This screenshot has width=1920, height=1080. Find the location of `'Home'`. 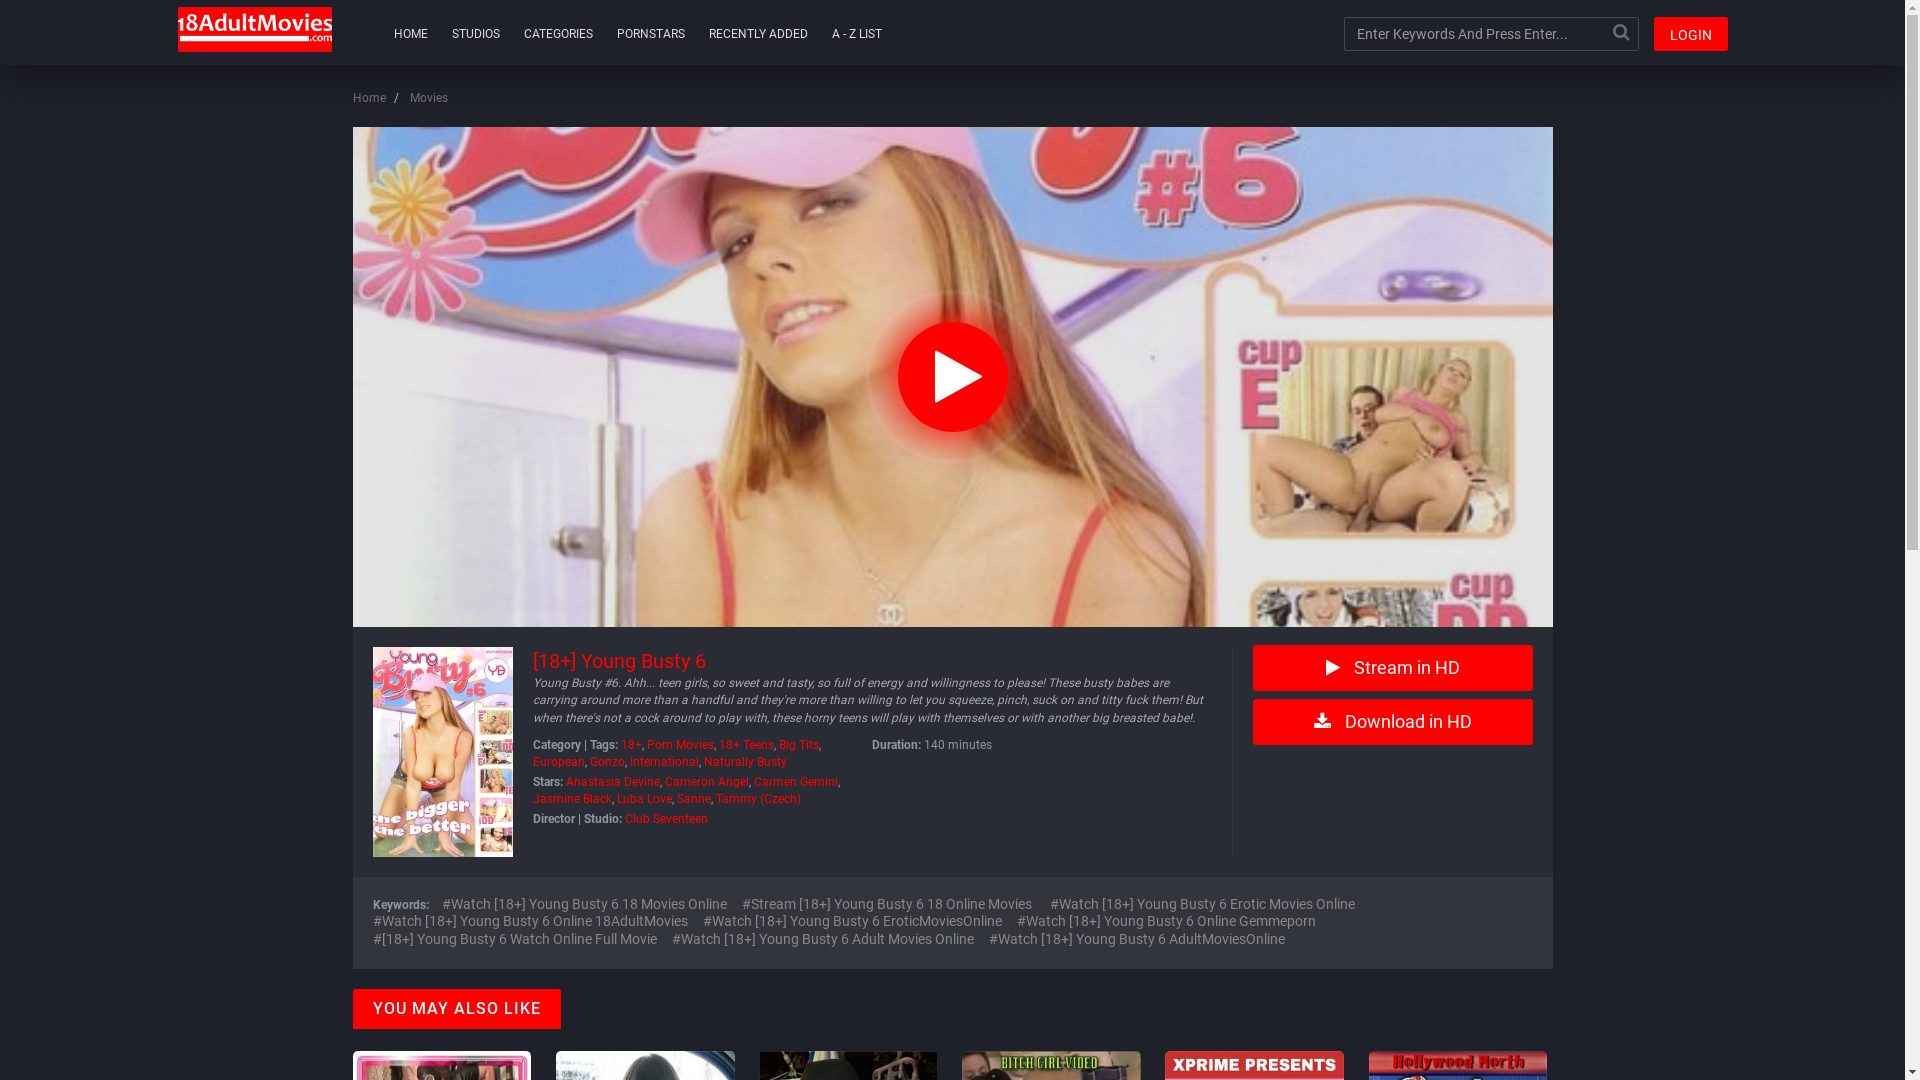

'Home' is located at coordinates (368, 97).